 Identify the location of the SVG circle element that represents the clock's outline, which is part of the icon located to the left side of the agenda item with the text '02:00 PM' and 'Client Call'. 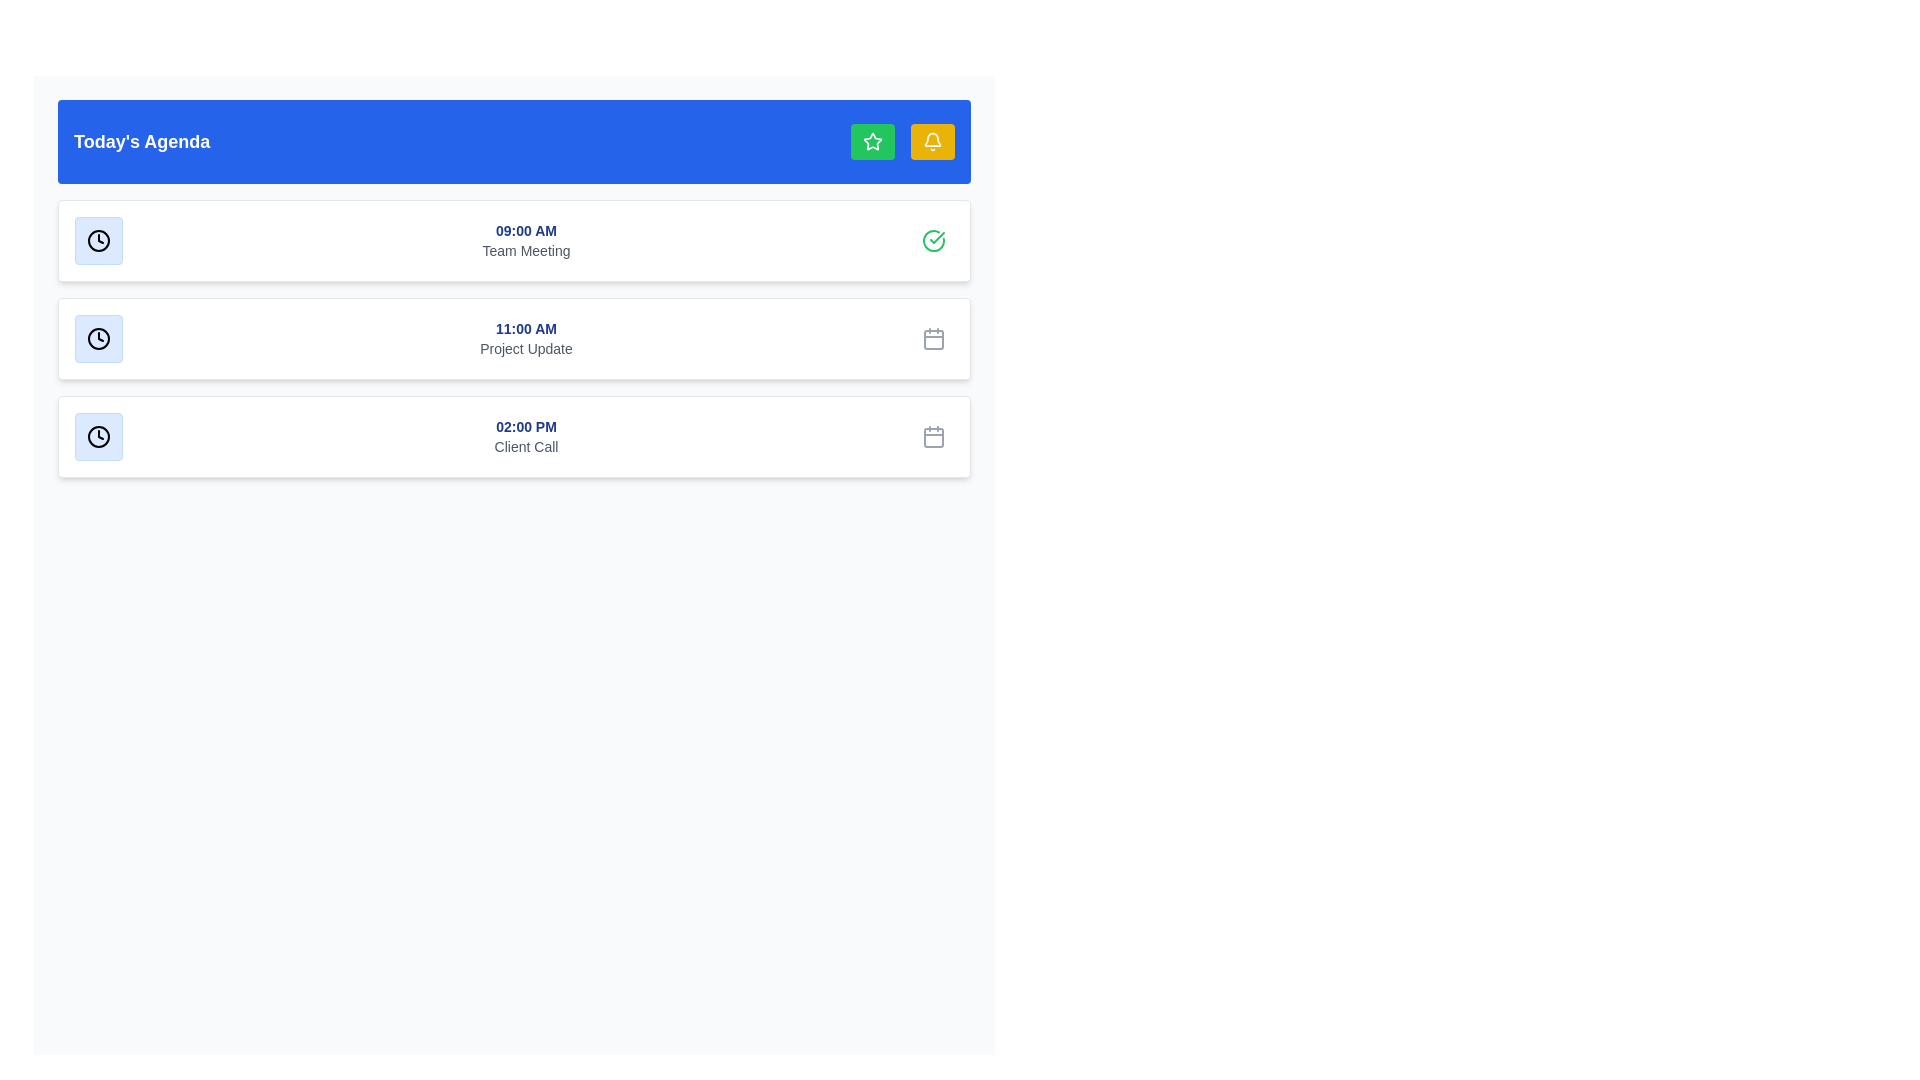
(98, 435).